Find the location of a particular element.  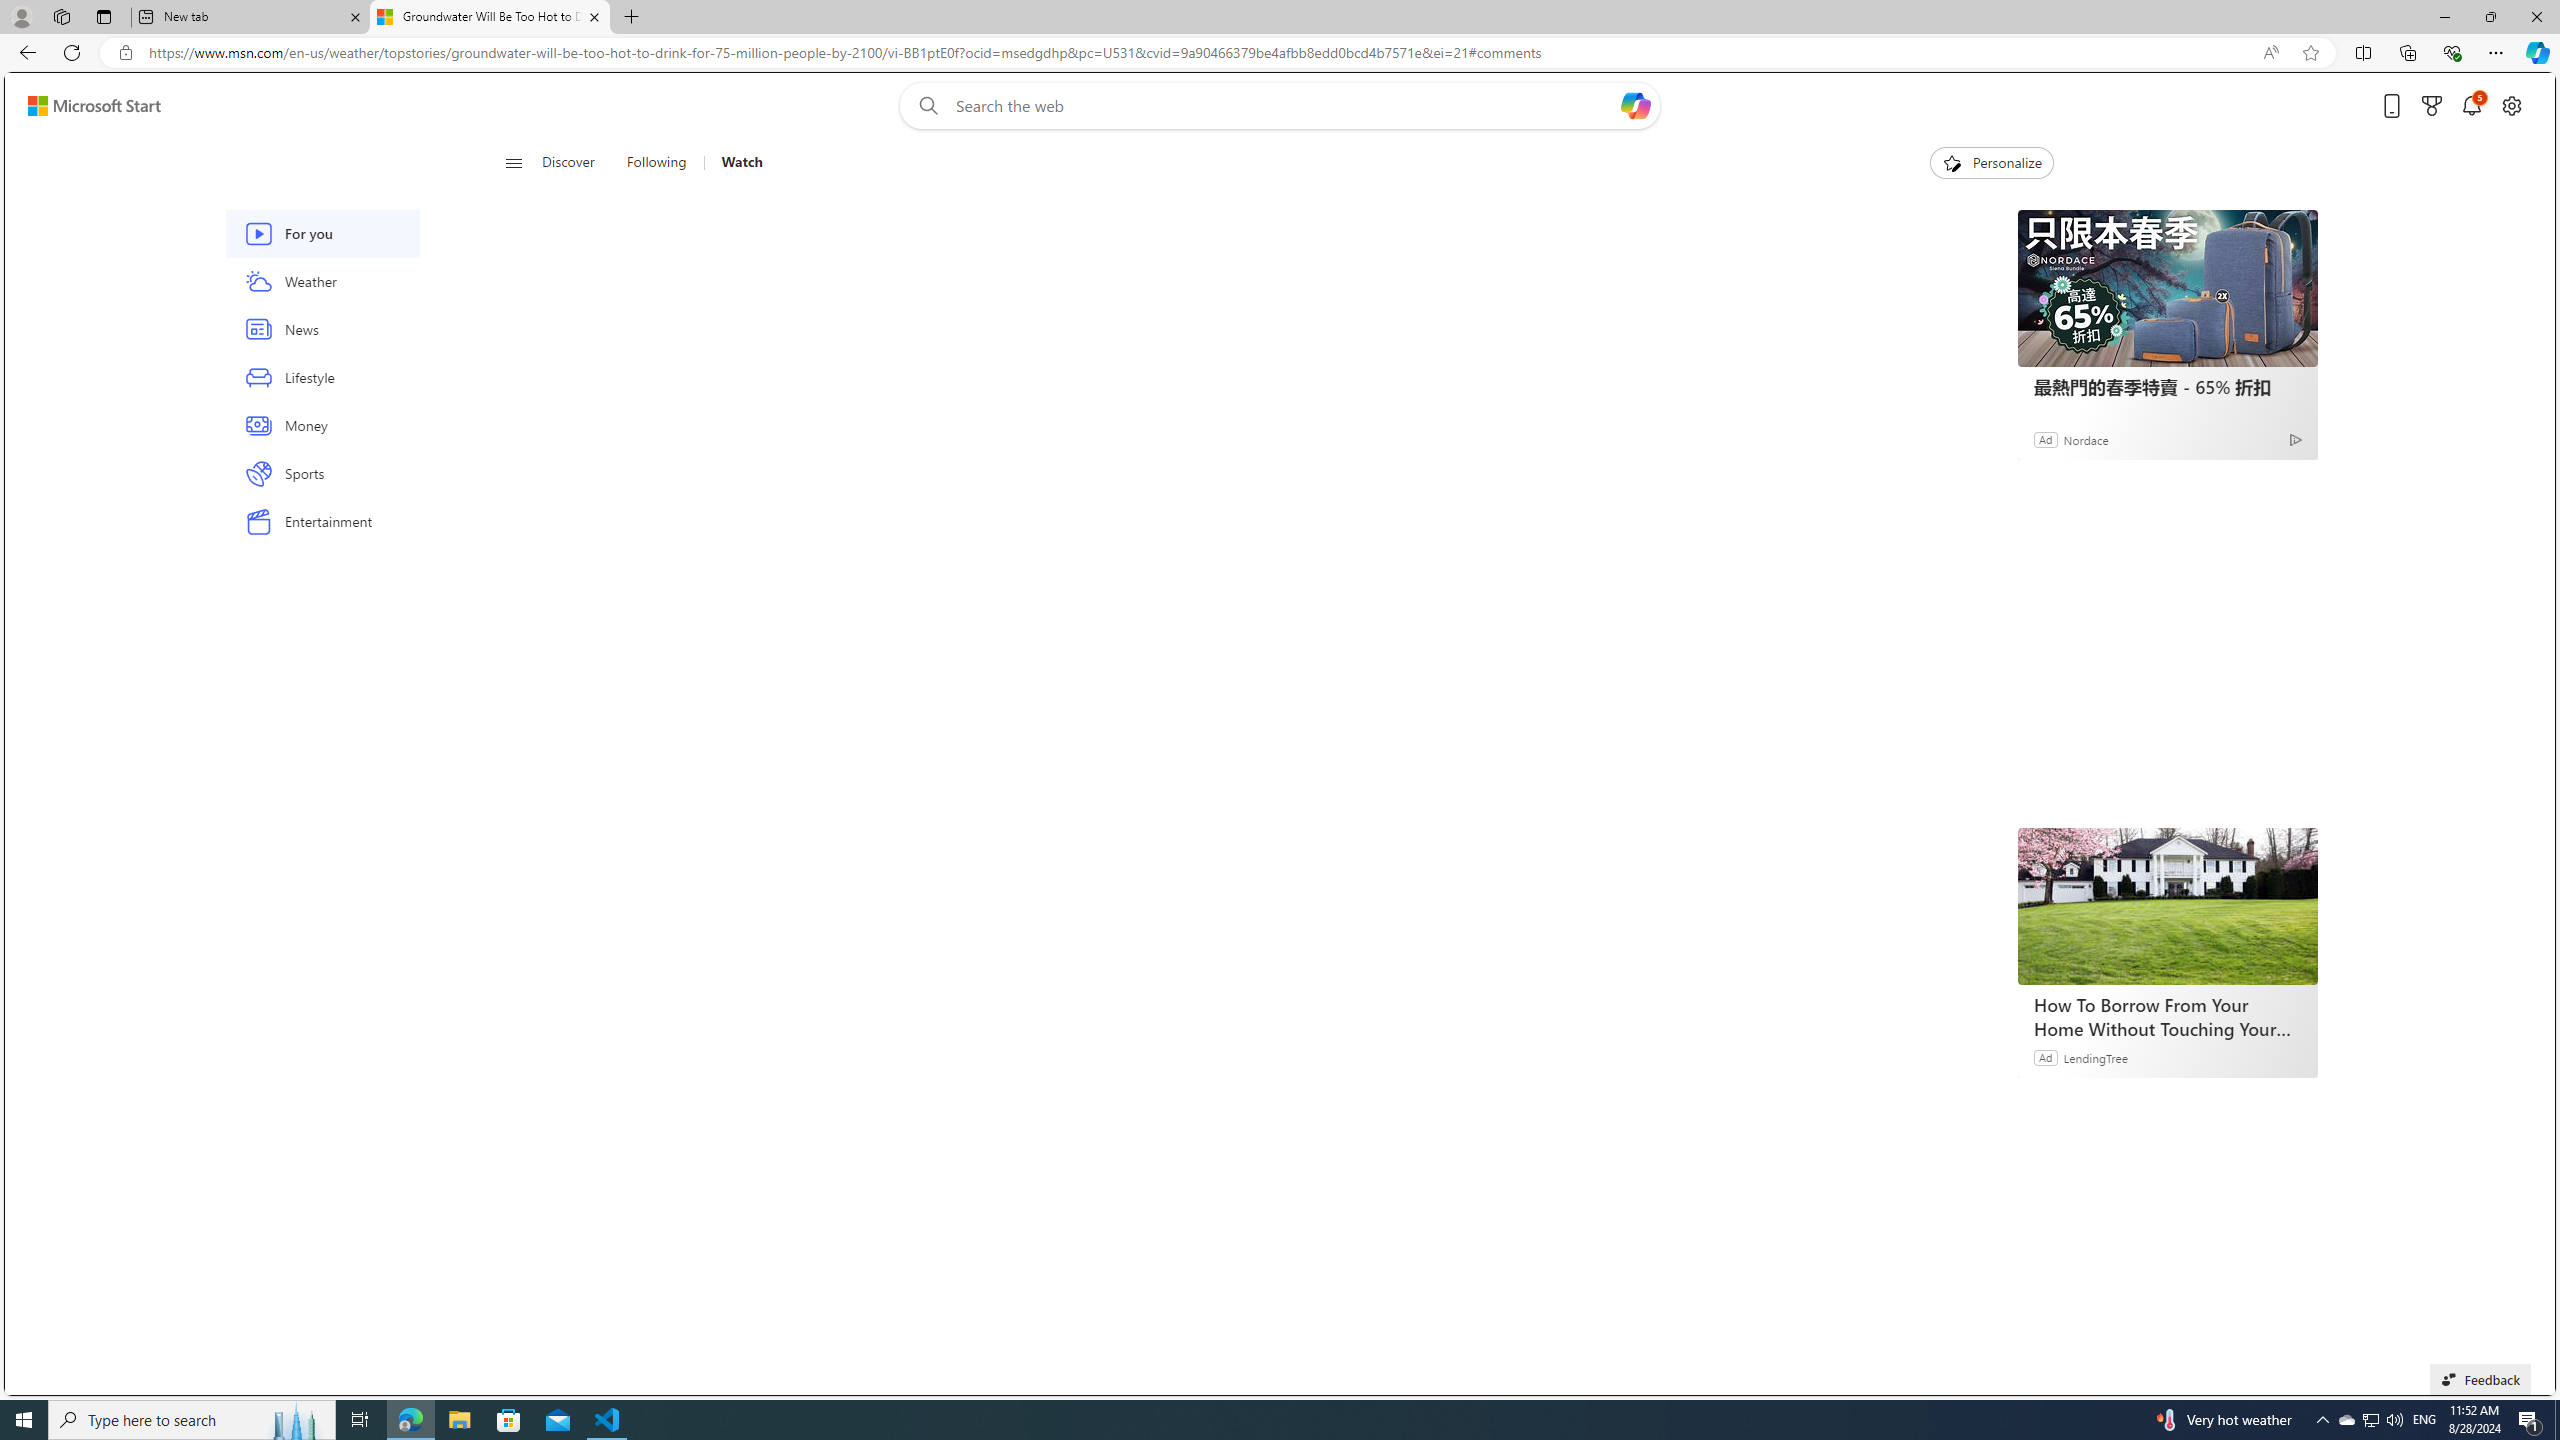

'LendingTree' is located at coordinates (2095, 1056).